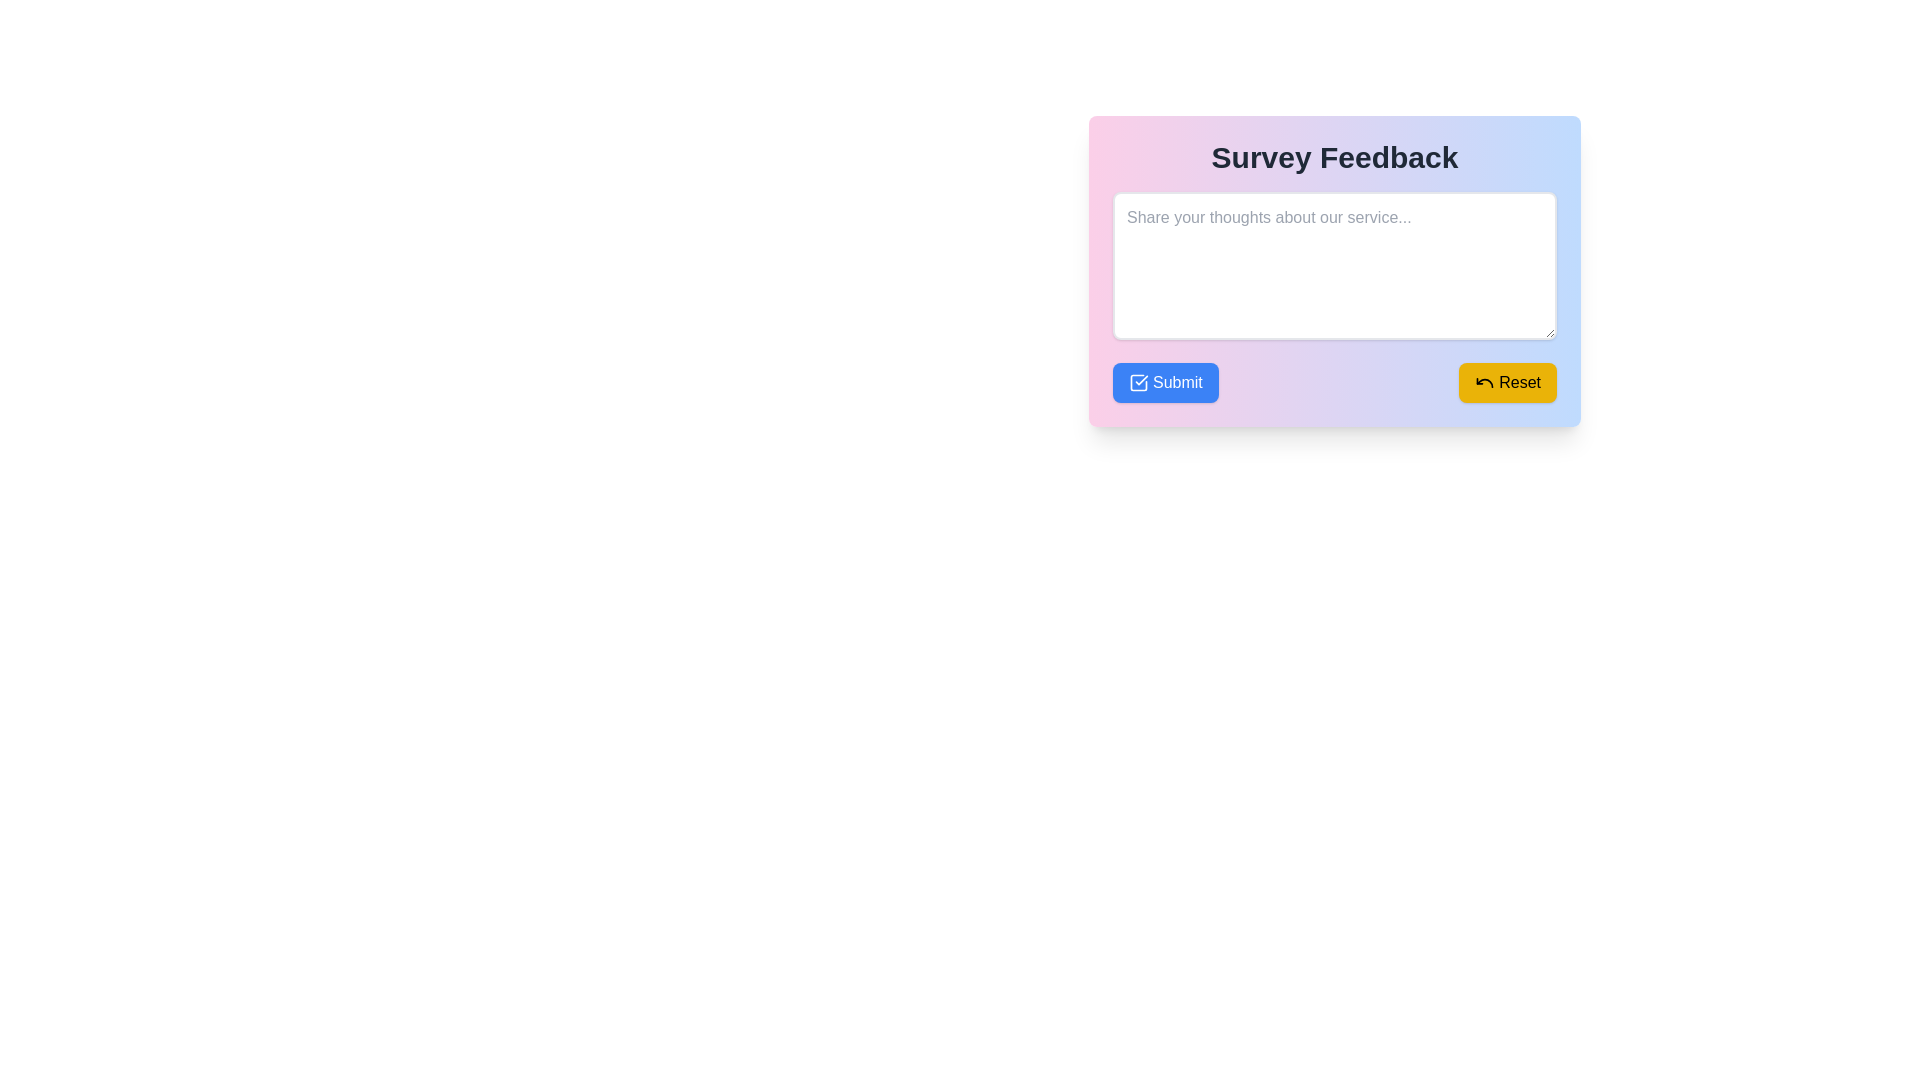  Describe the element at coordinates (1138, 382) in the screenshot. I see `the square-shaped icon with a checkmark inside, located within the blue 'Submit' button on the bottom-left corner of the survey card` at that location.